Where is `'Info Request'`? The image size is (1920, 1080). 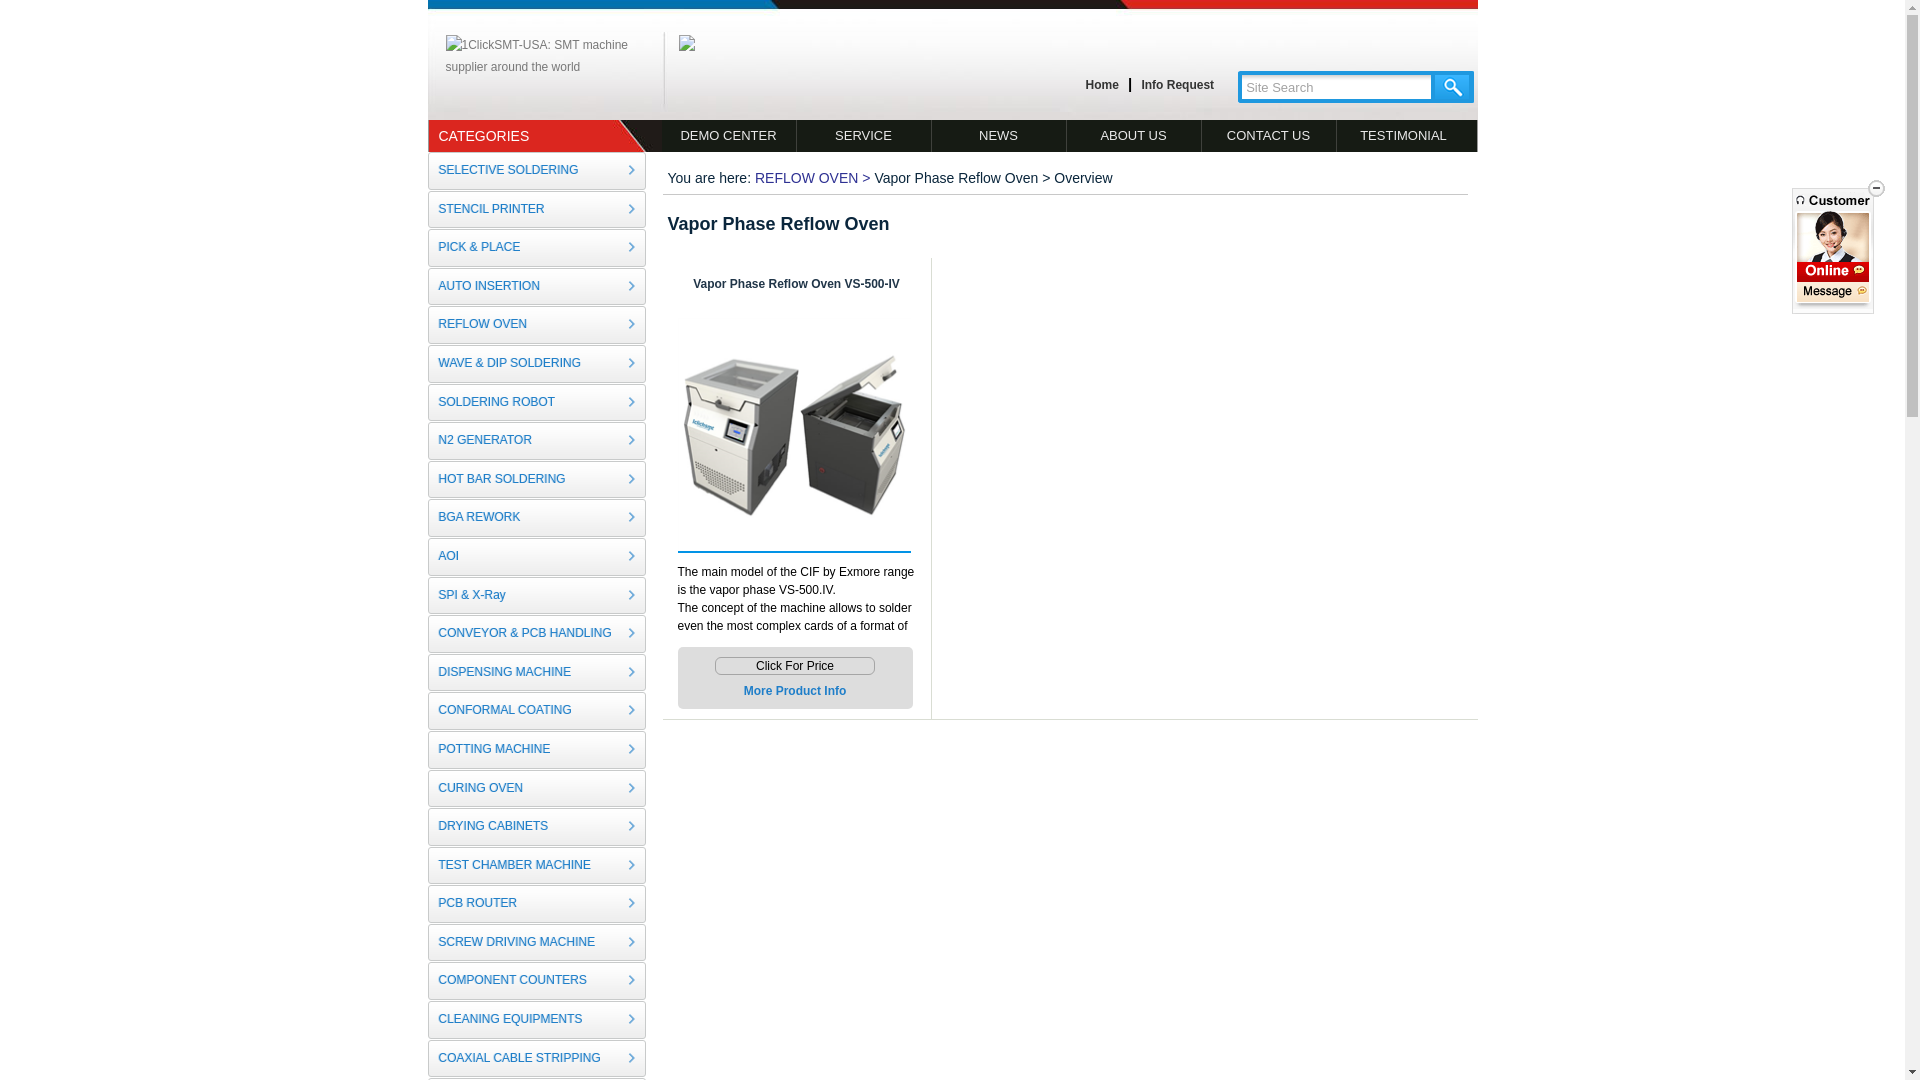
'Info Request' is located at coordinates (1136, 84).